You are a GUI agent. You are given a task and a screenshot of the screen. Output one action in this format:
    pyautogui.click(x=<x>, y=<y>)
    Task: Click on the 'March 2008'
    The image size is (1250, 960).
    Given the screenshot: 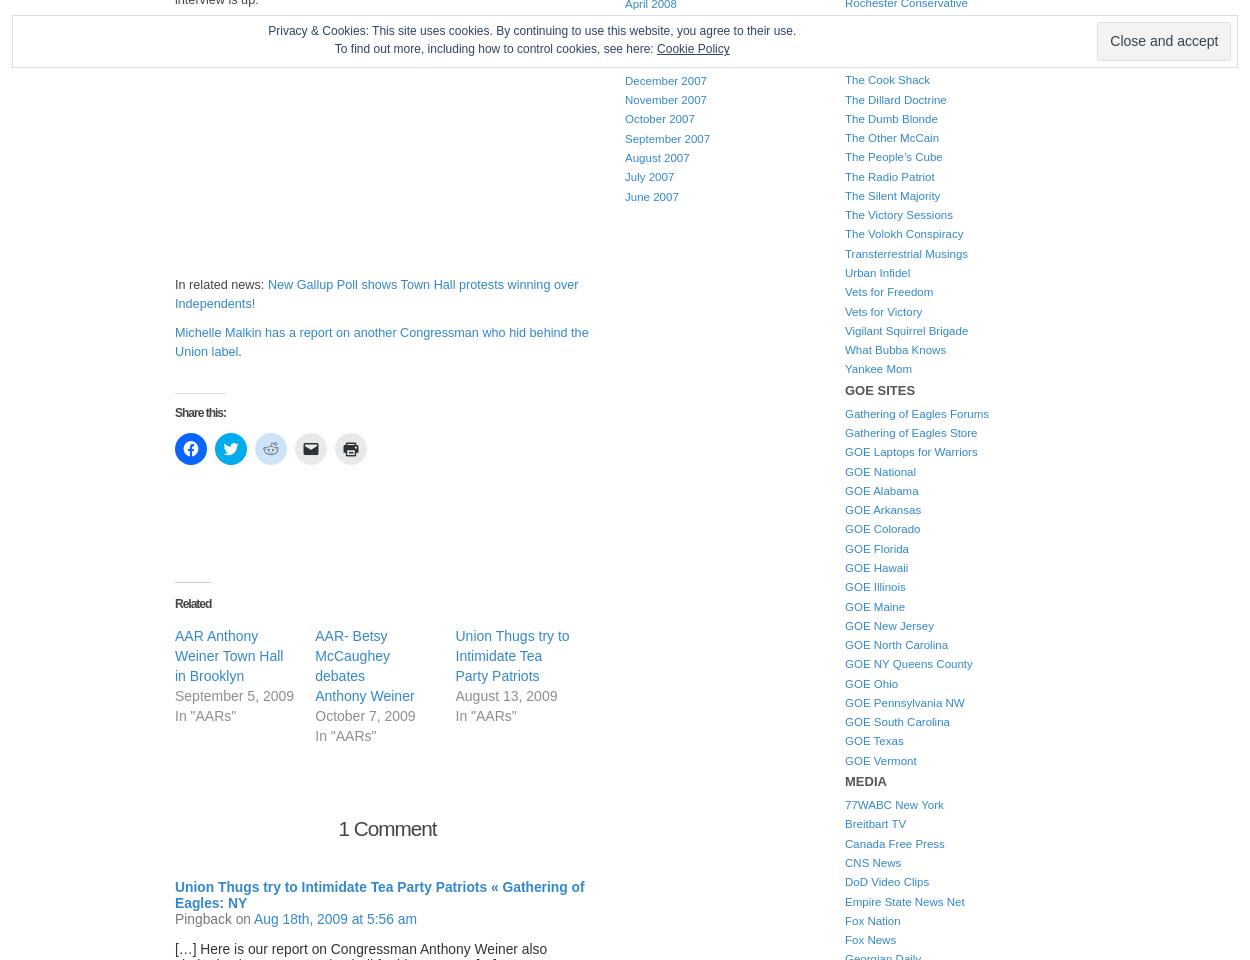 What is the action you would take?
    pyautogui.click(x=625, y=22)
    